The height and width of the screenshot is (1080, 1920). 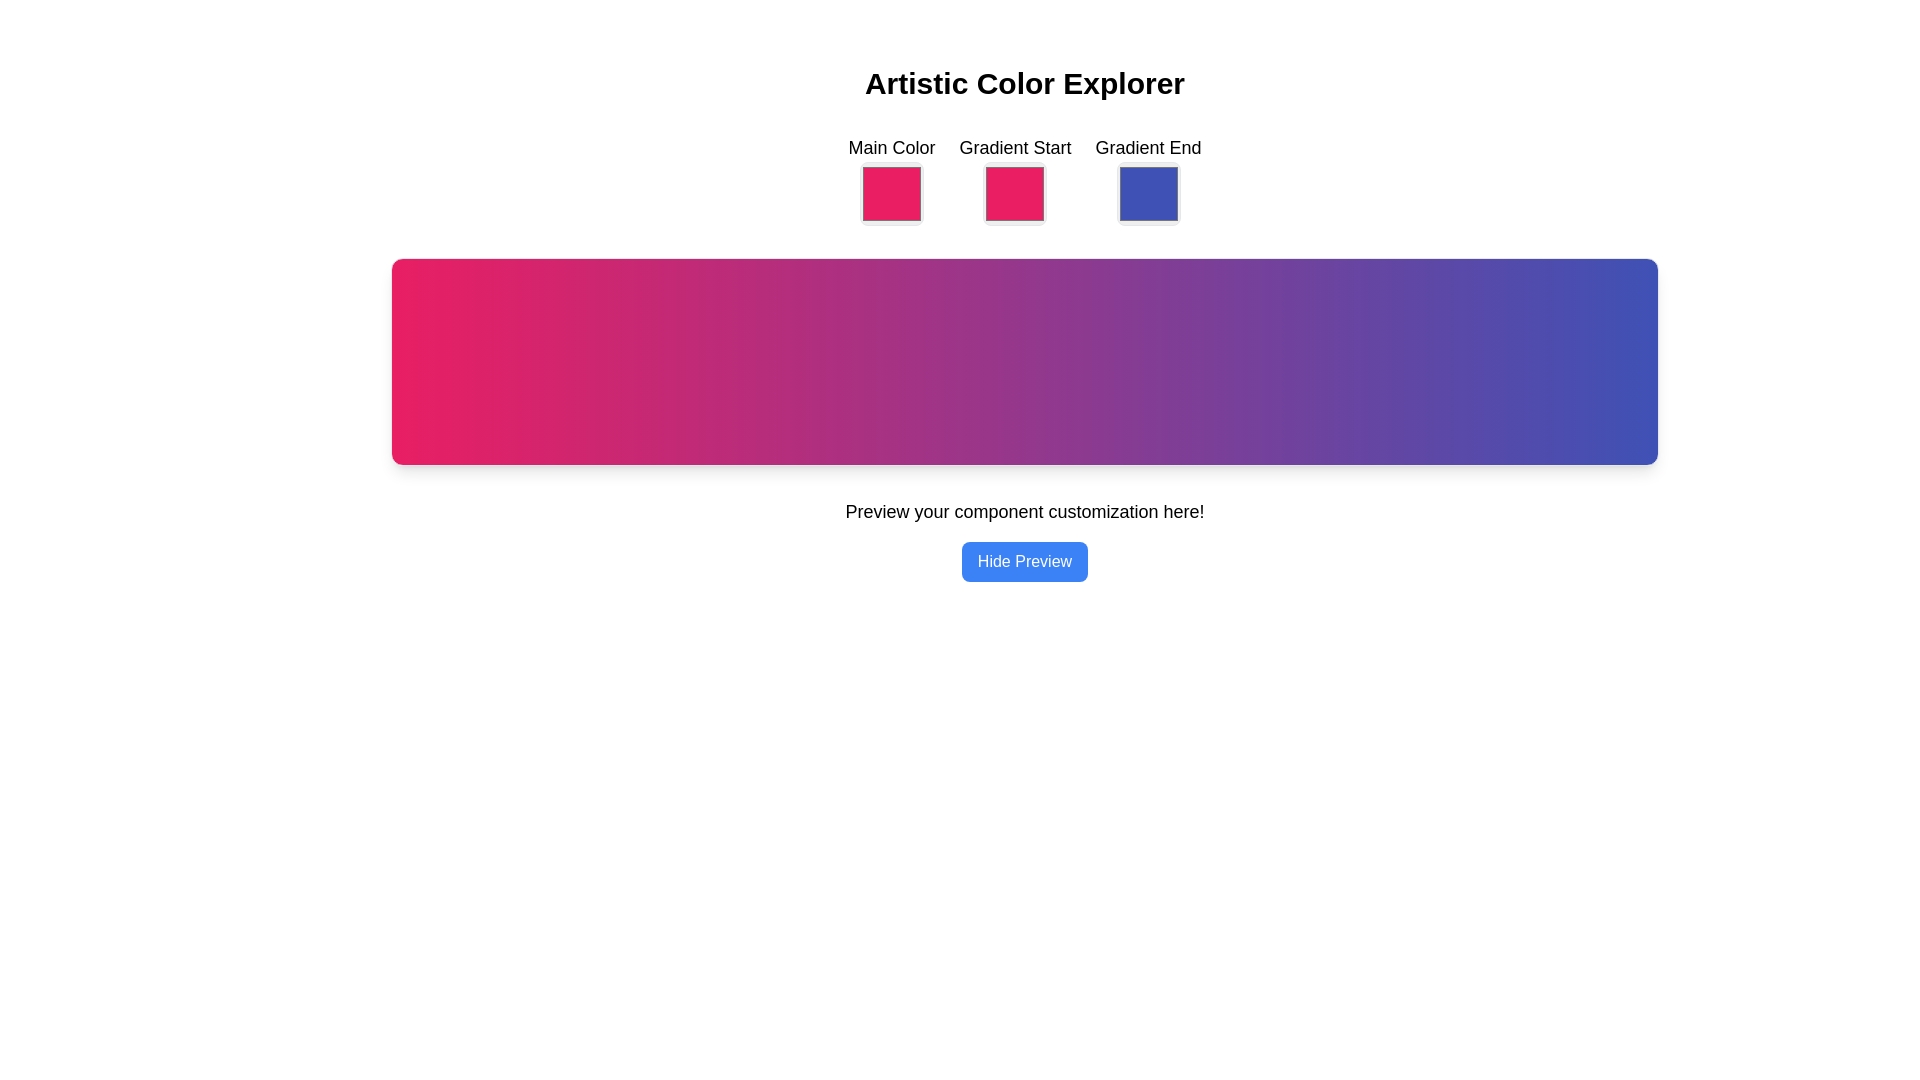 I want to click on the Color Picker for selecting the gradient's ending color located under 'Gradient End' in the Artistic Color Explorer section, so click(x=1148, y=193).